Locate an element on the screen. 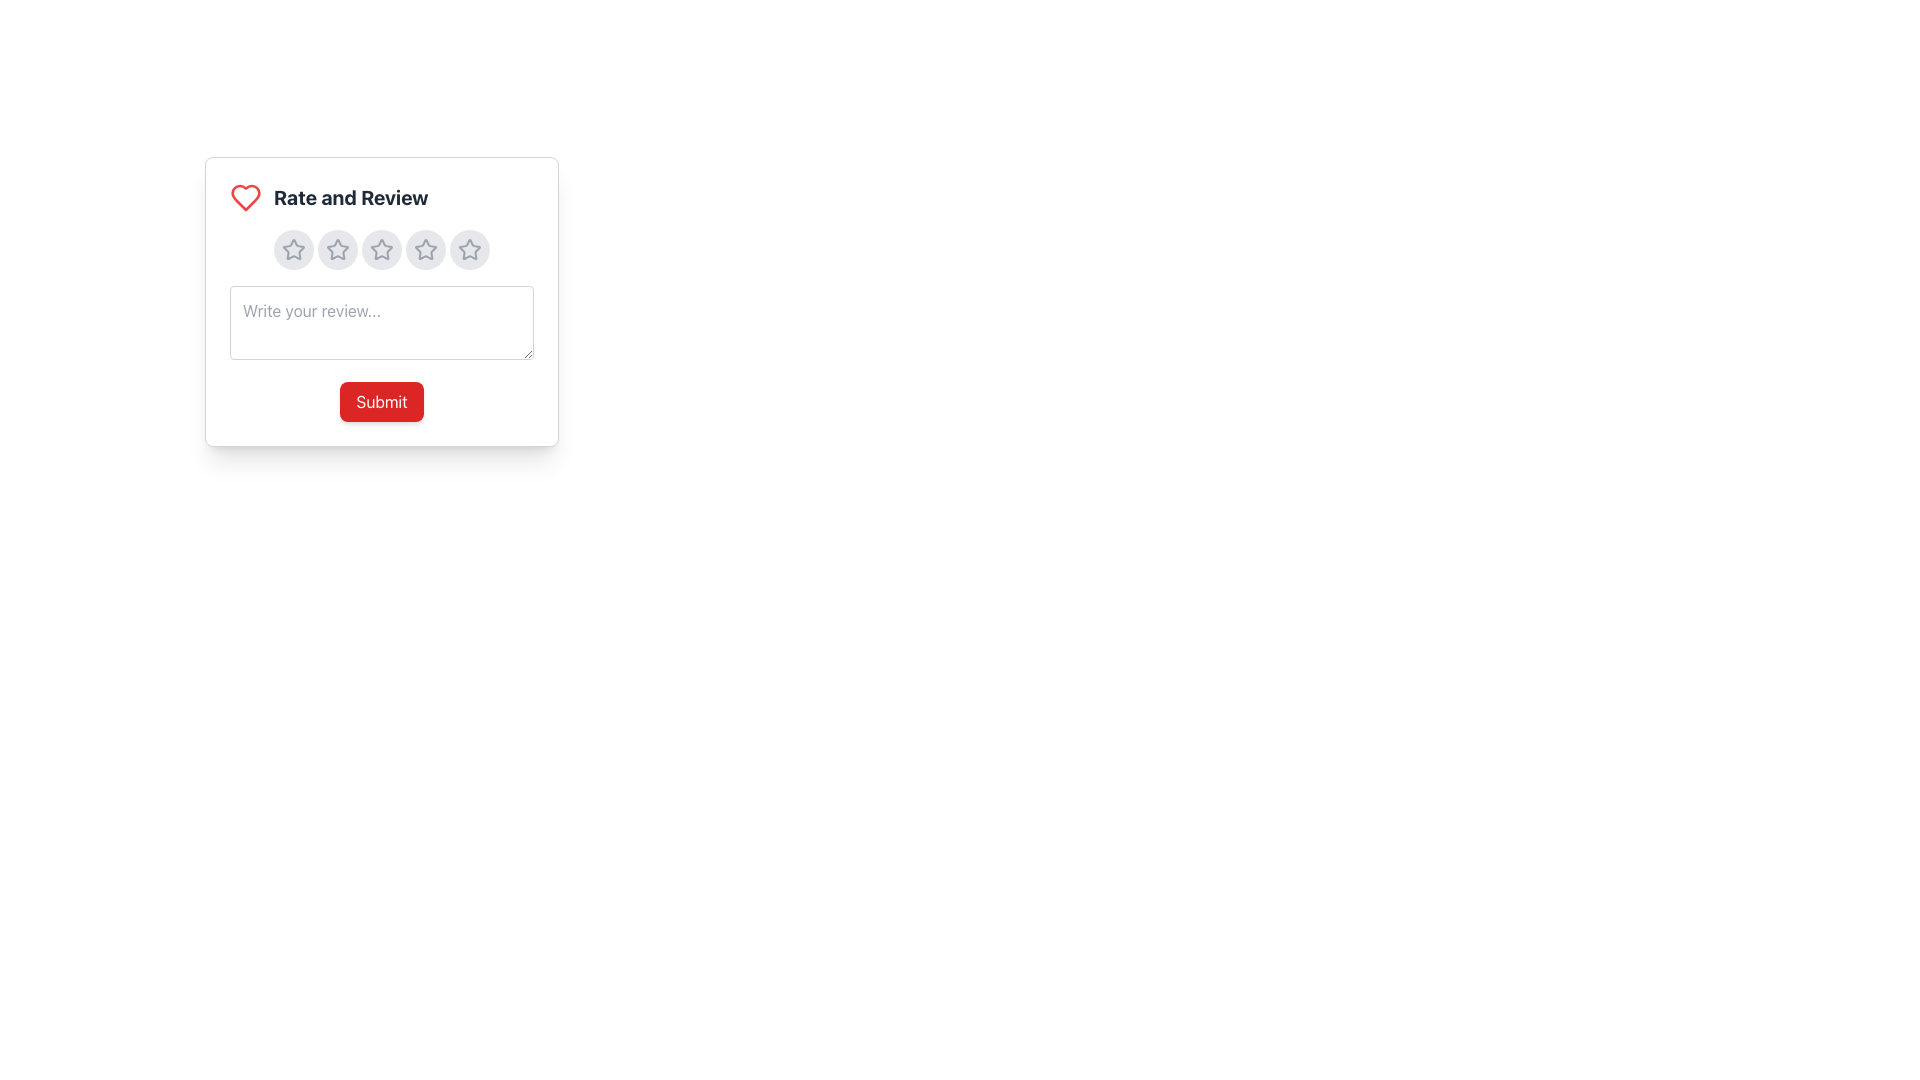 The image size is (1920, 1080). the circular button with a light gray background and a centered gray star icon, which is the fourth button in a row of five is located at coordinates (425, 249).